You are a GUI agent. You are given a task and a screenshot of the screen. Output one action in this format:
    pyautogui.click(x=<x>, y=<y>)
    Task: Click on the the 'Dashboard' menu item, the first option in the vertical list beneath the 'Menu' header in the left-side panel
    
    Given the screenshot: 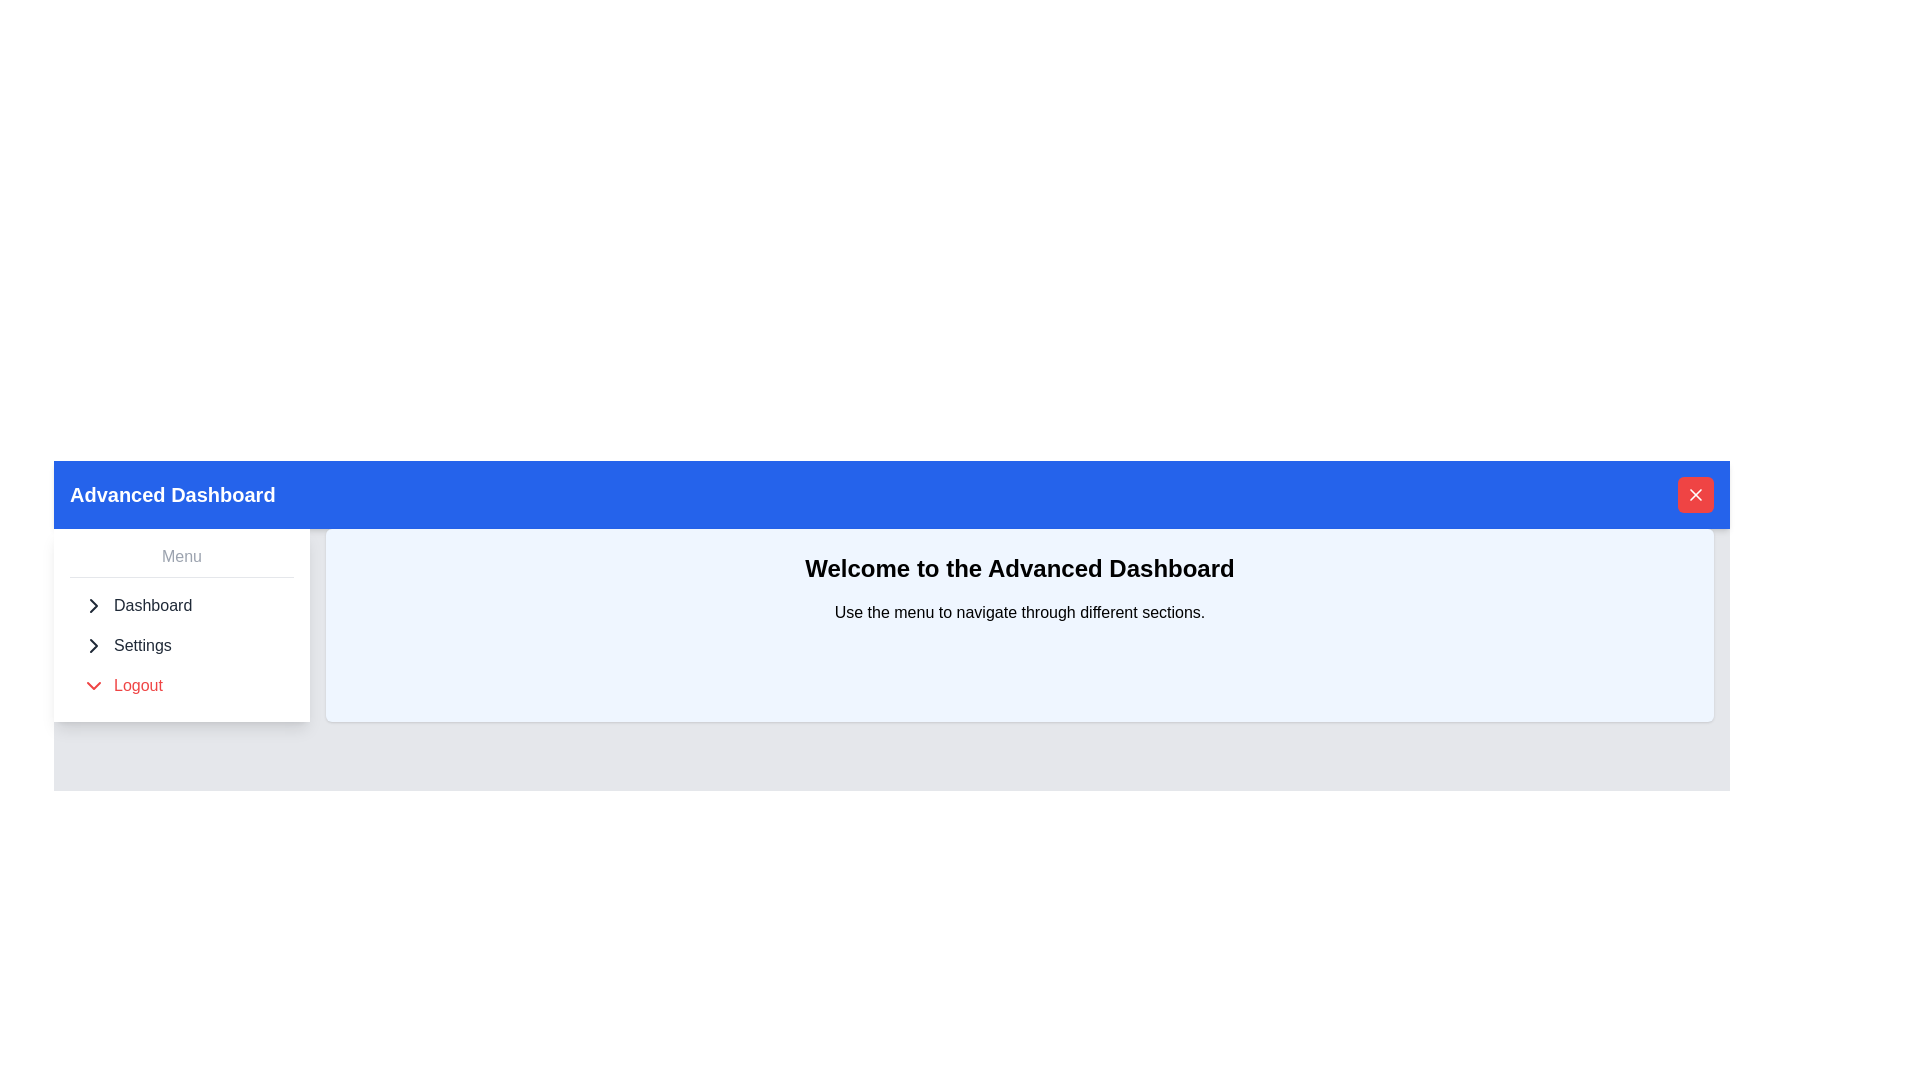 What is the action you would take?
    pyautogui.click(x=182, y=604)
    